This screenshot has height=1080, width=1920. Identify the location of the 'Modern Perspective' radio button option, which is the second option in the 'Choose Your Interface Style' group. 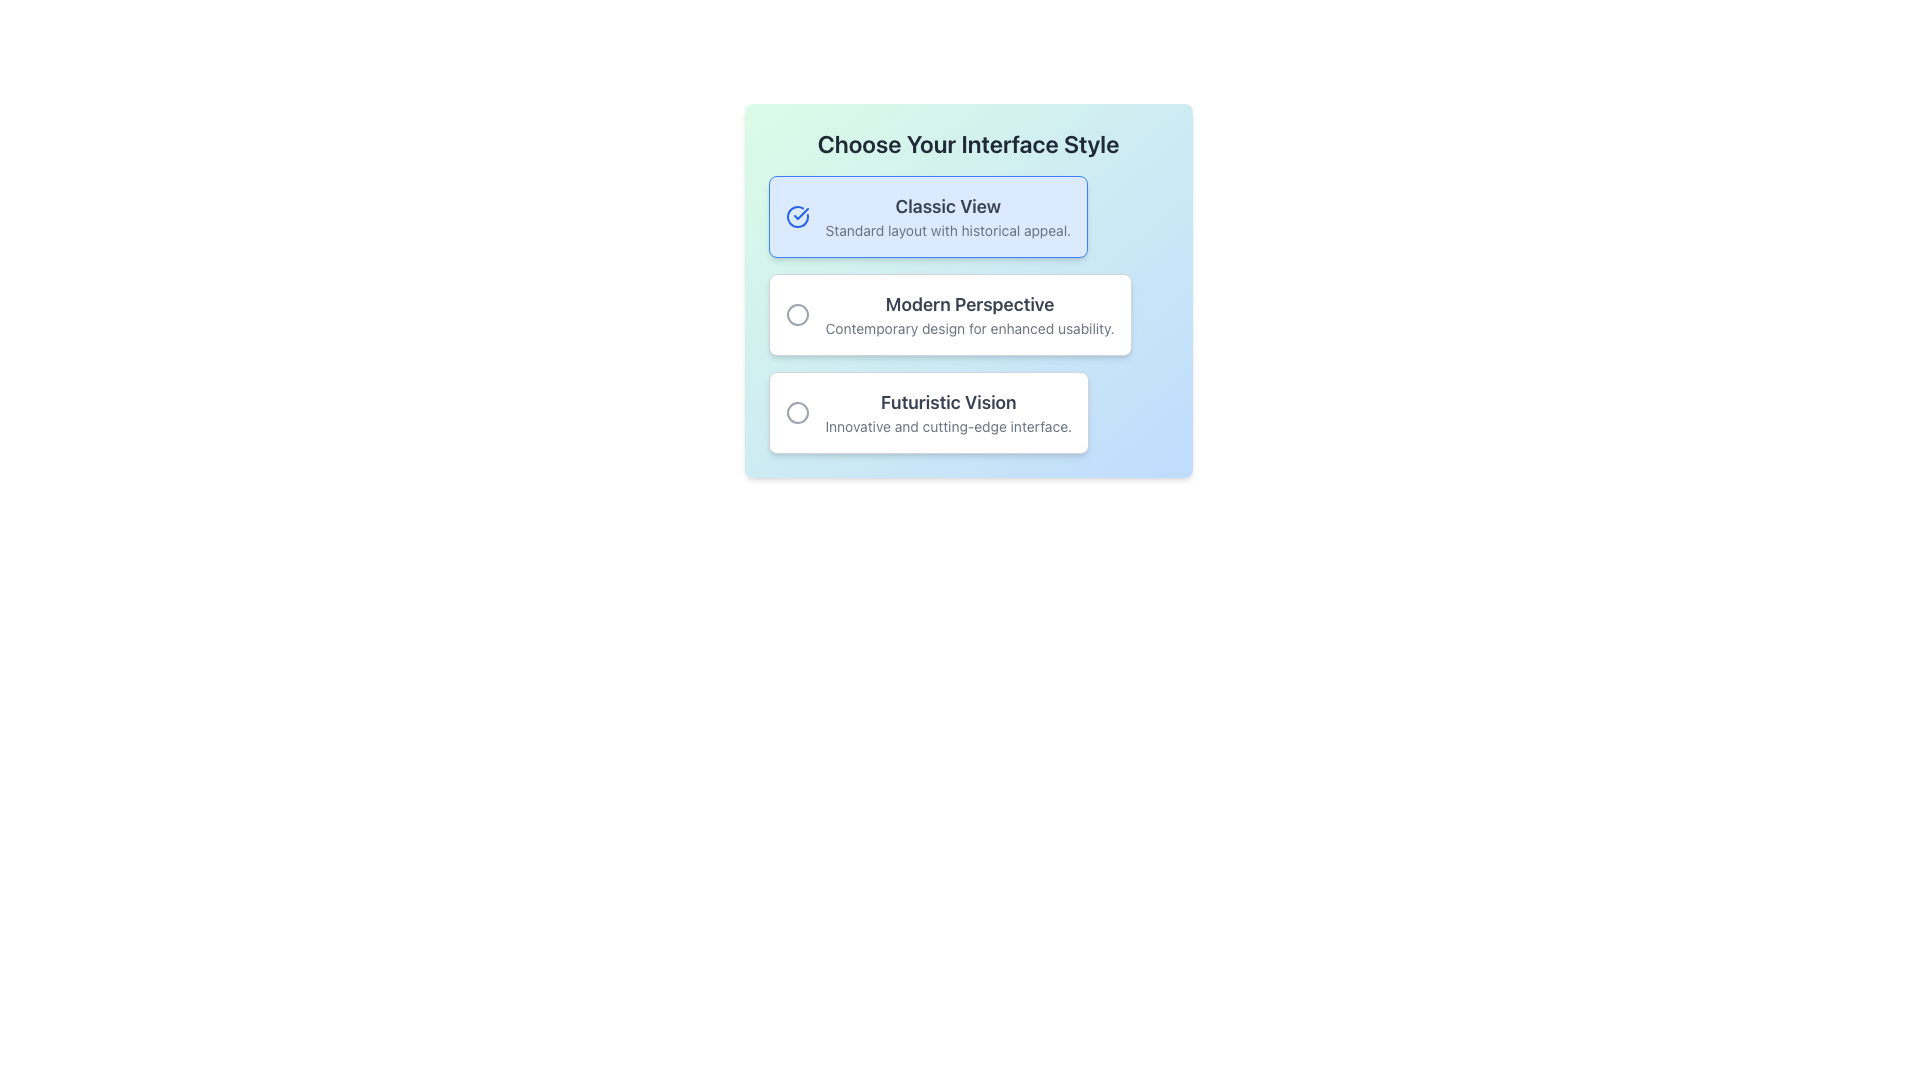
(968, 315).